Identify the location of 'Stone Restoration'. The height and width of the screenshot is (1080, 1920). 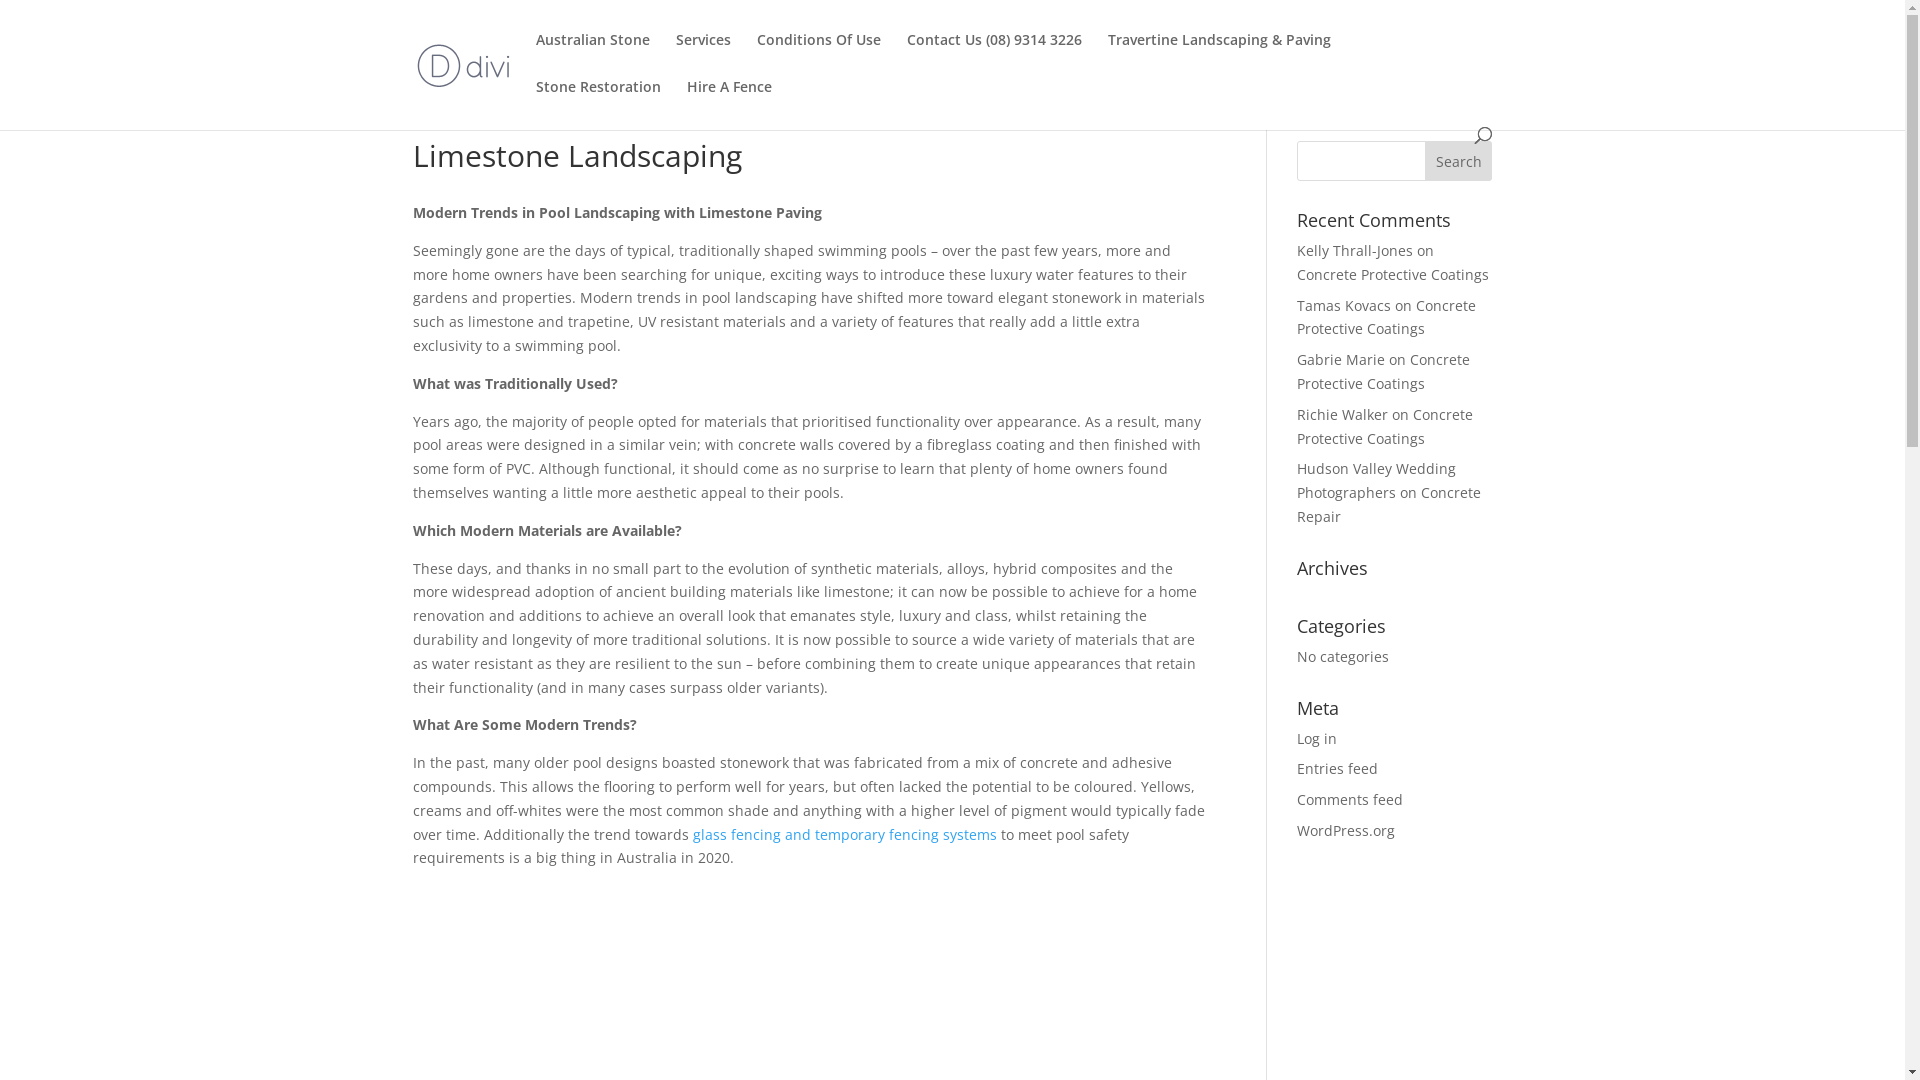
(597, 103).